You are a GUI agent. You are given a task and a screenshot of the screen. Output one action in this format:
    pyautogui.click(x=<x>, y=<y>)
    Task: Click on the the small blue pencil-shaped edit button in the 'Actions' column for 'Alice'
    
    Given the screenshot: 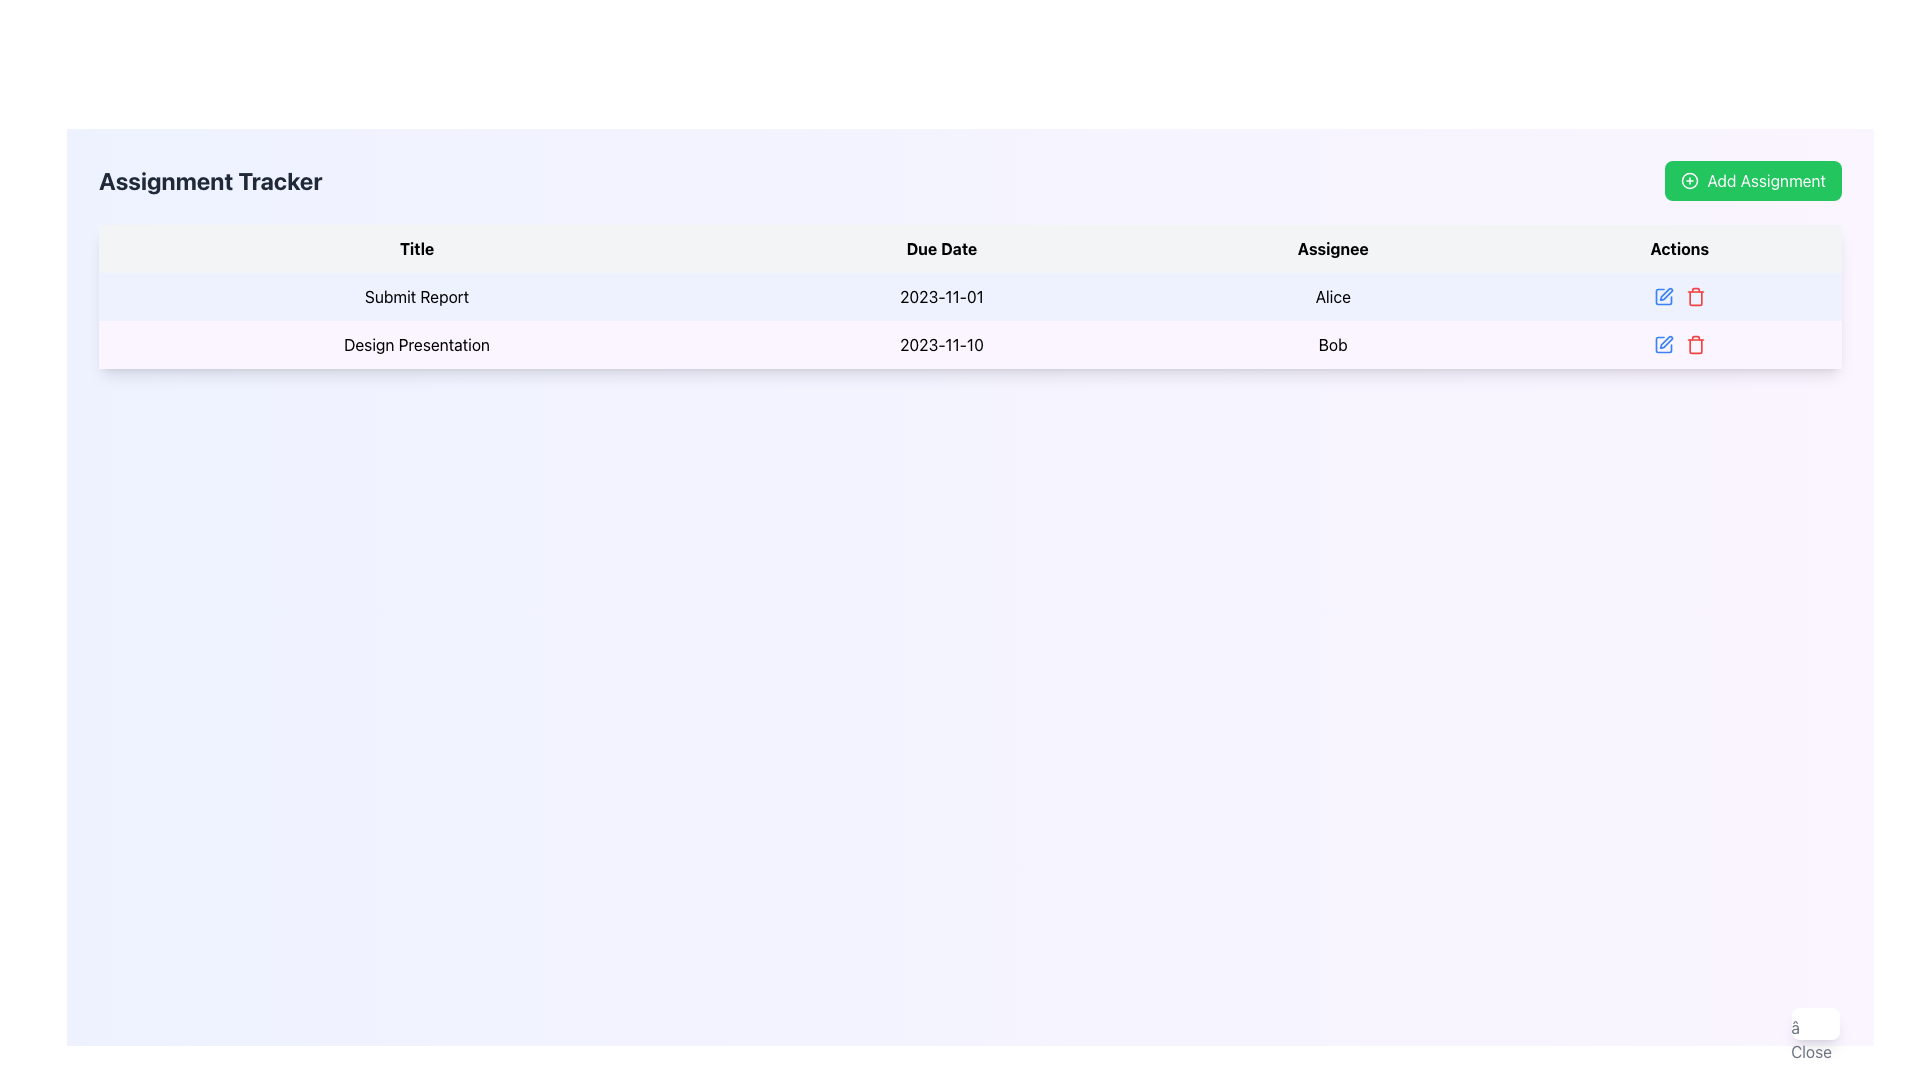 What is the action you would take?
    pyautogui.click(x=1663, y=297)
    